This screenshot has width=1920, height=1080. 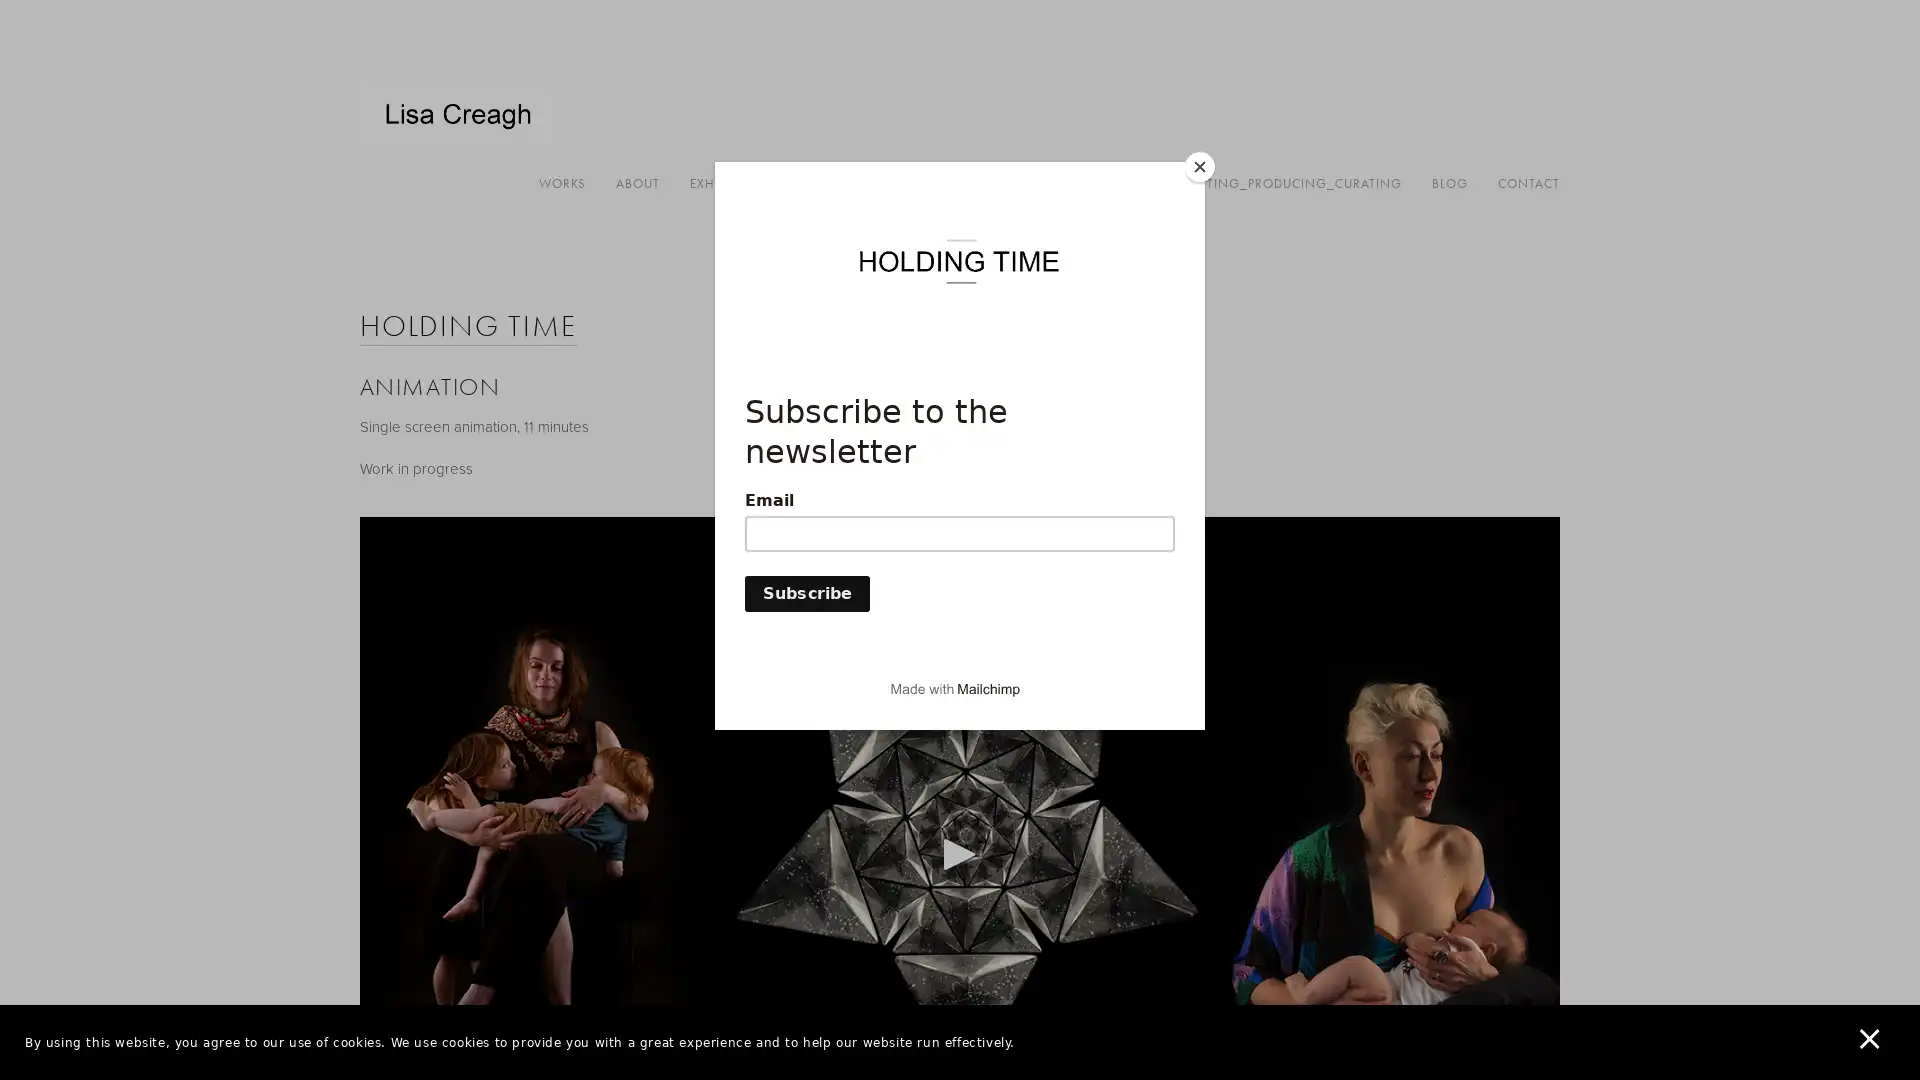 I want to click on Play, so click(x=960, y=853).